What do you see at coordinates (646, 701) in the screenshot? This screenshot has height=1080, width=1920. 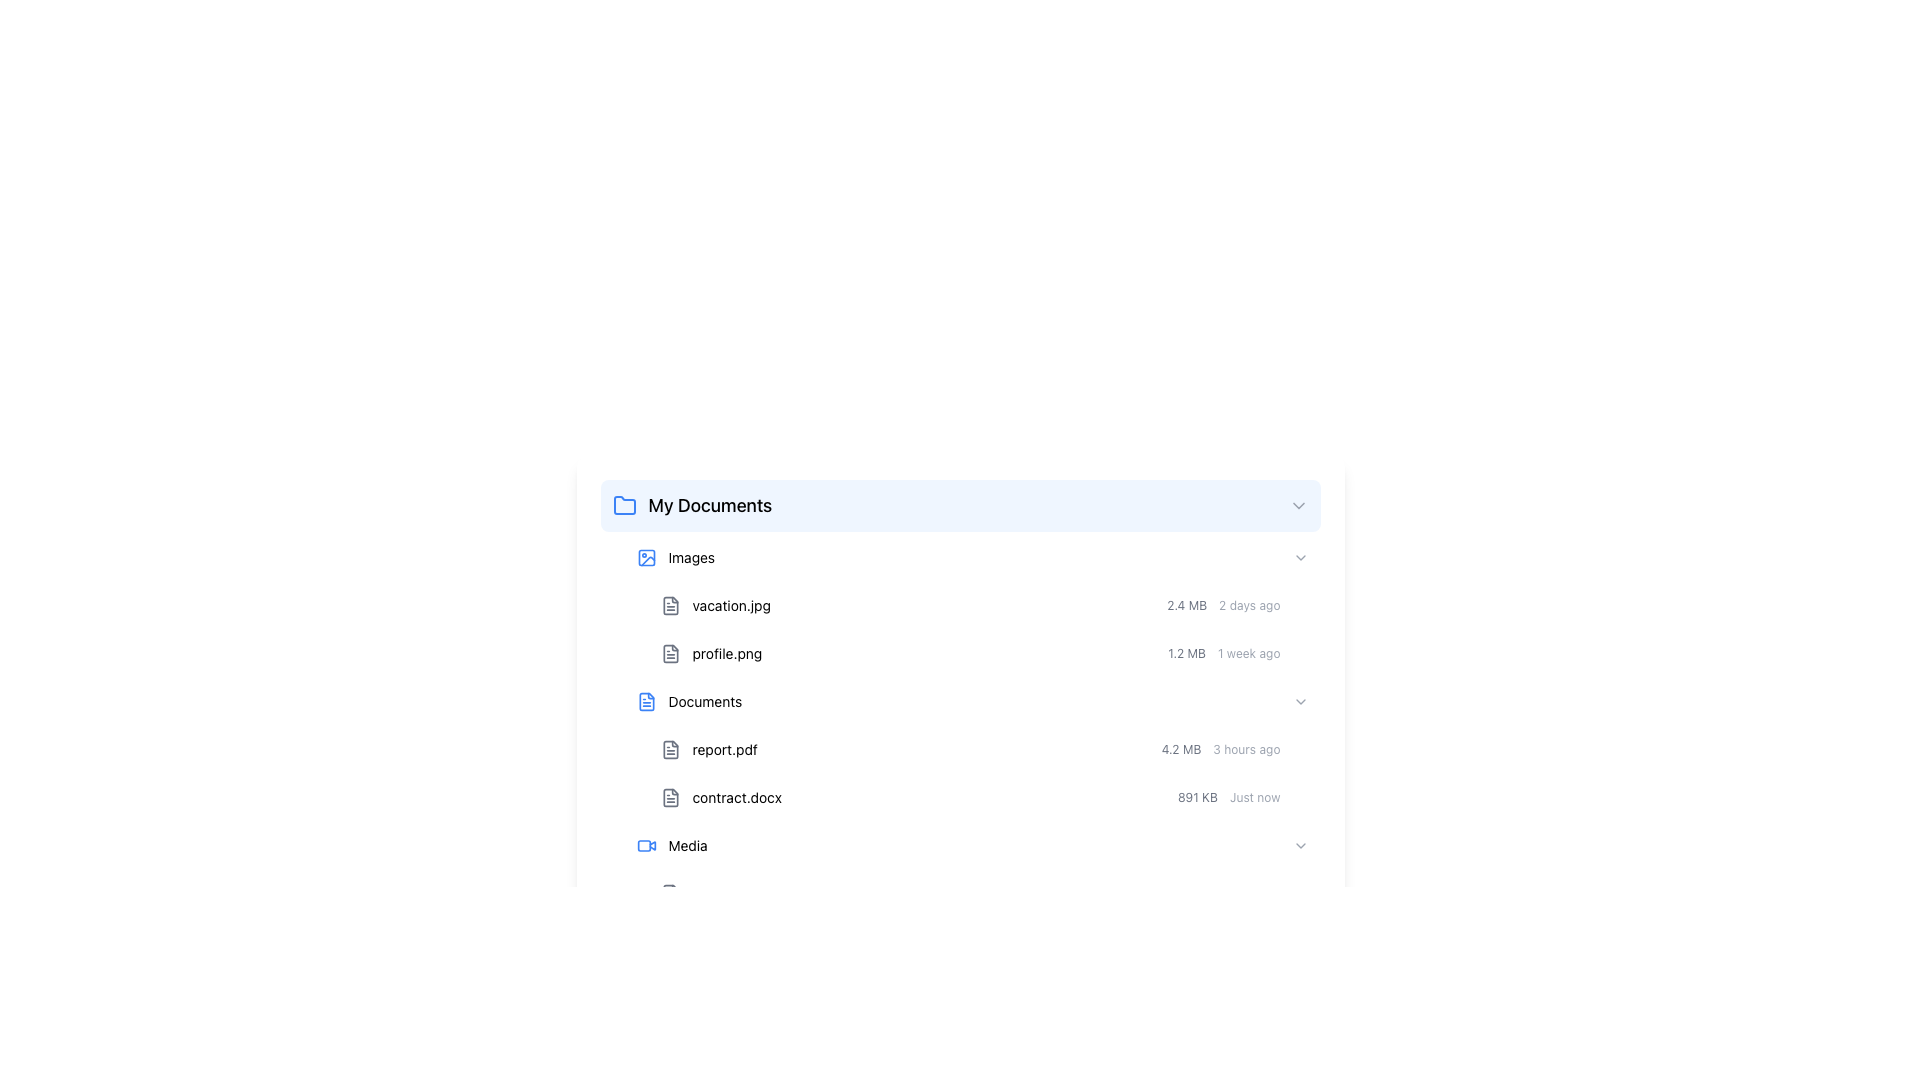 I see `the document icon next to the label 'Documents' in the second item of the vertically arranged list` at bounding box center [646, 701].